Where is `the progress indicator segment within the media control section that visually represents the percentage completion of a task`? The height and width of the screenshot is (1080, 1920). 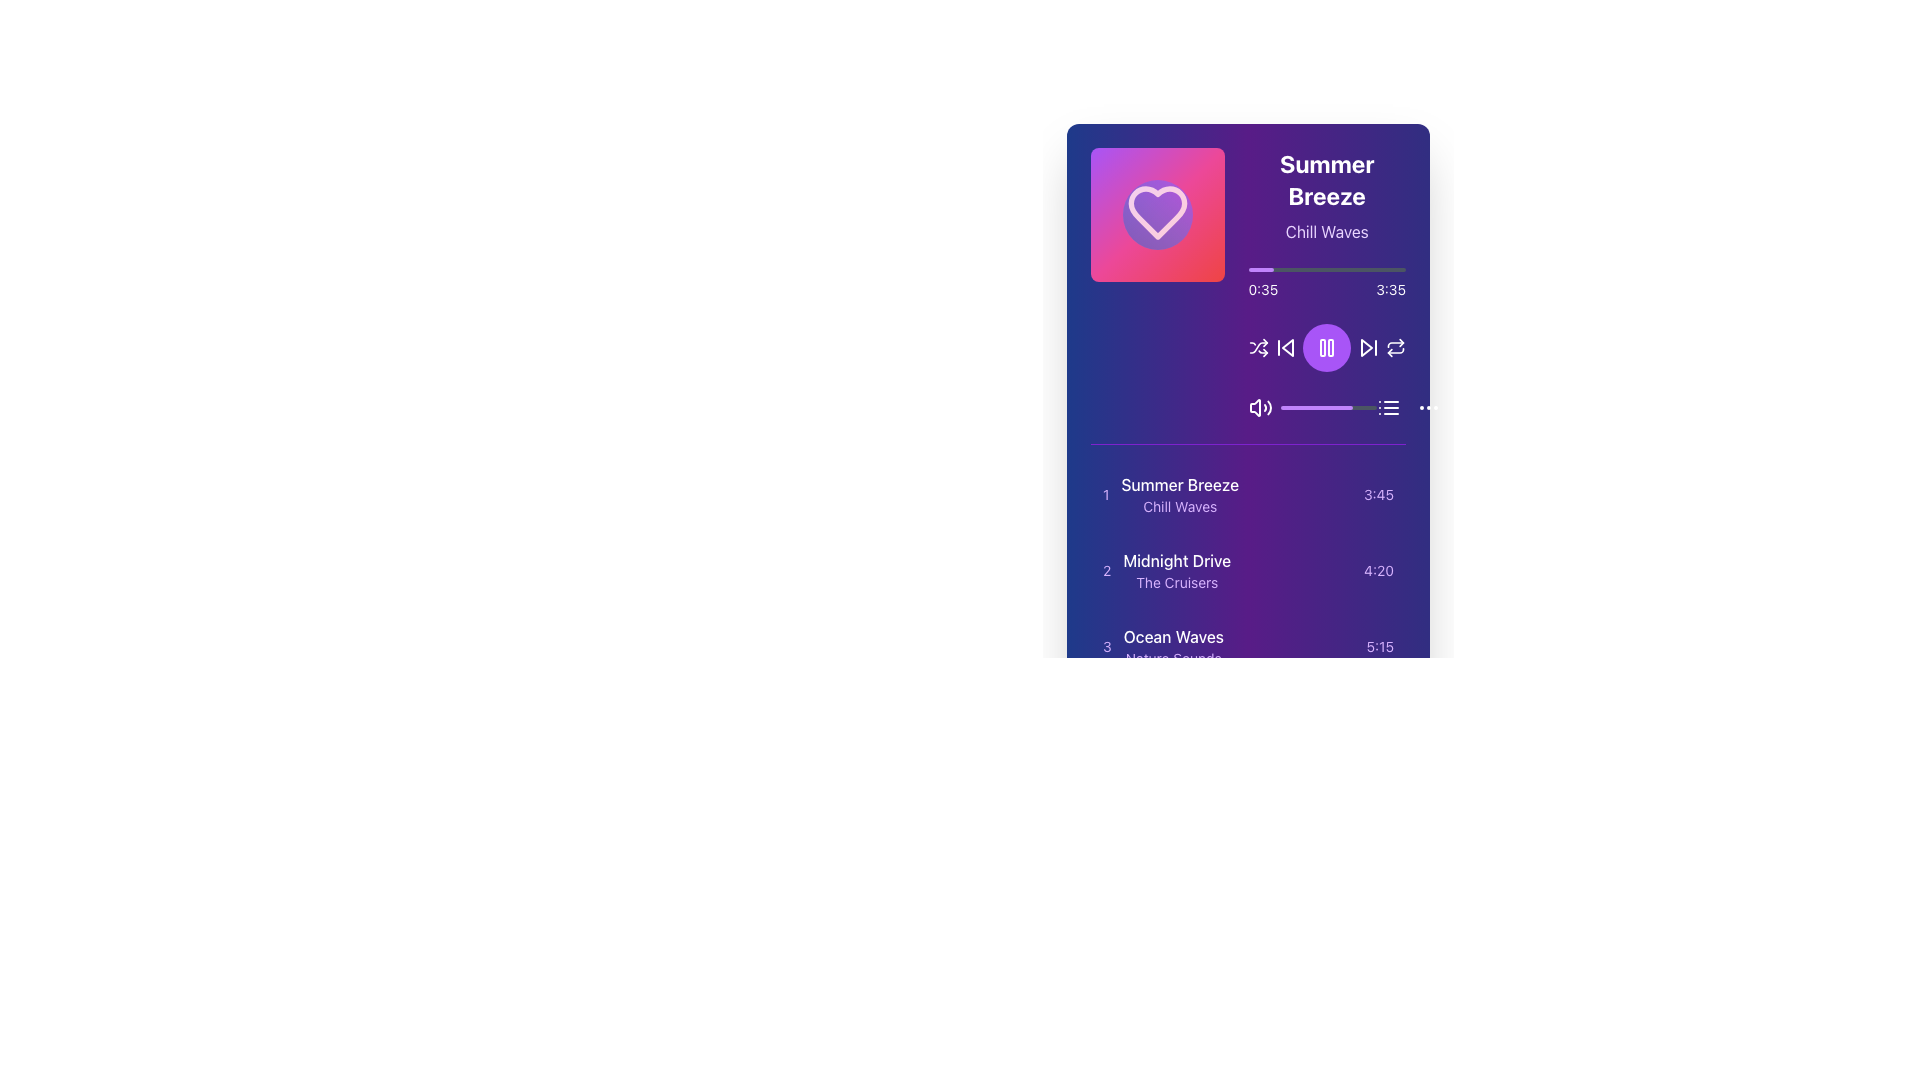 the progress indicator segment within the media control section that visually represents the percentage completion of a task is located at coordinates (1316, 407).